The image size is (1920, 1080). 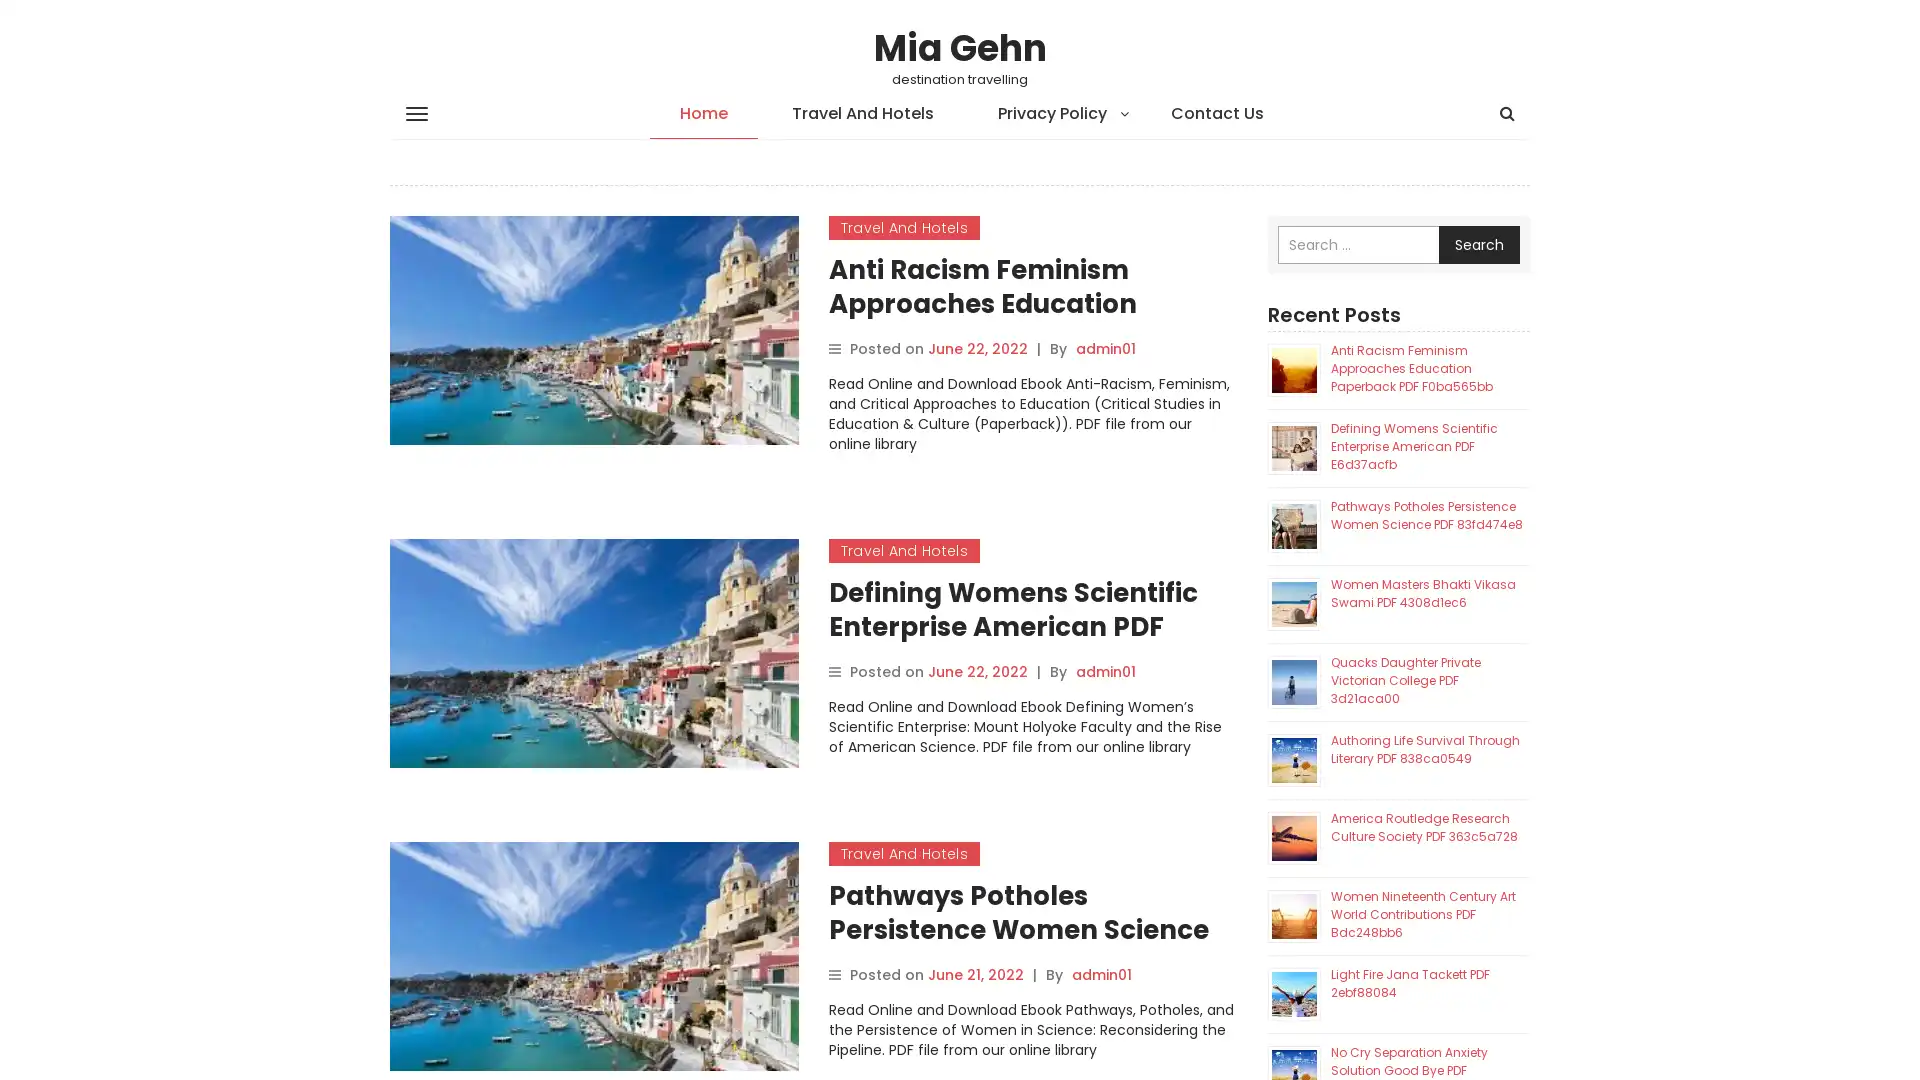 What do you see at coordinates (1479, 244) in the screenshot?
I see `Search` at bounding box center [1479, 244].